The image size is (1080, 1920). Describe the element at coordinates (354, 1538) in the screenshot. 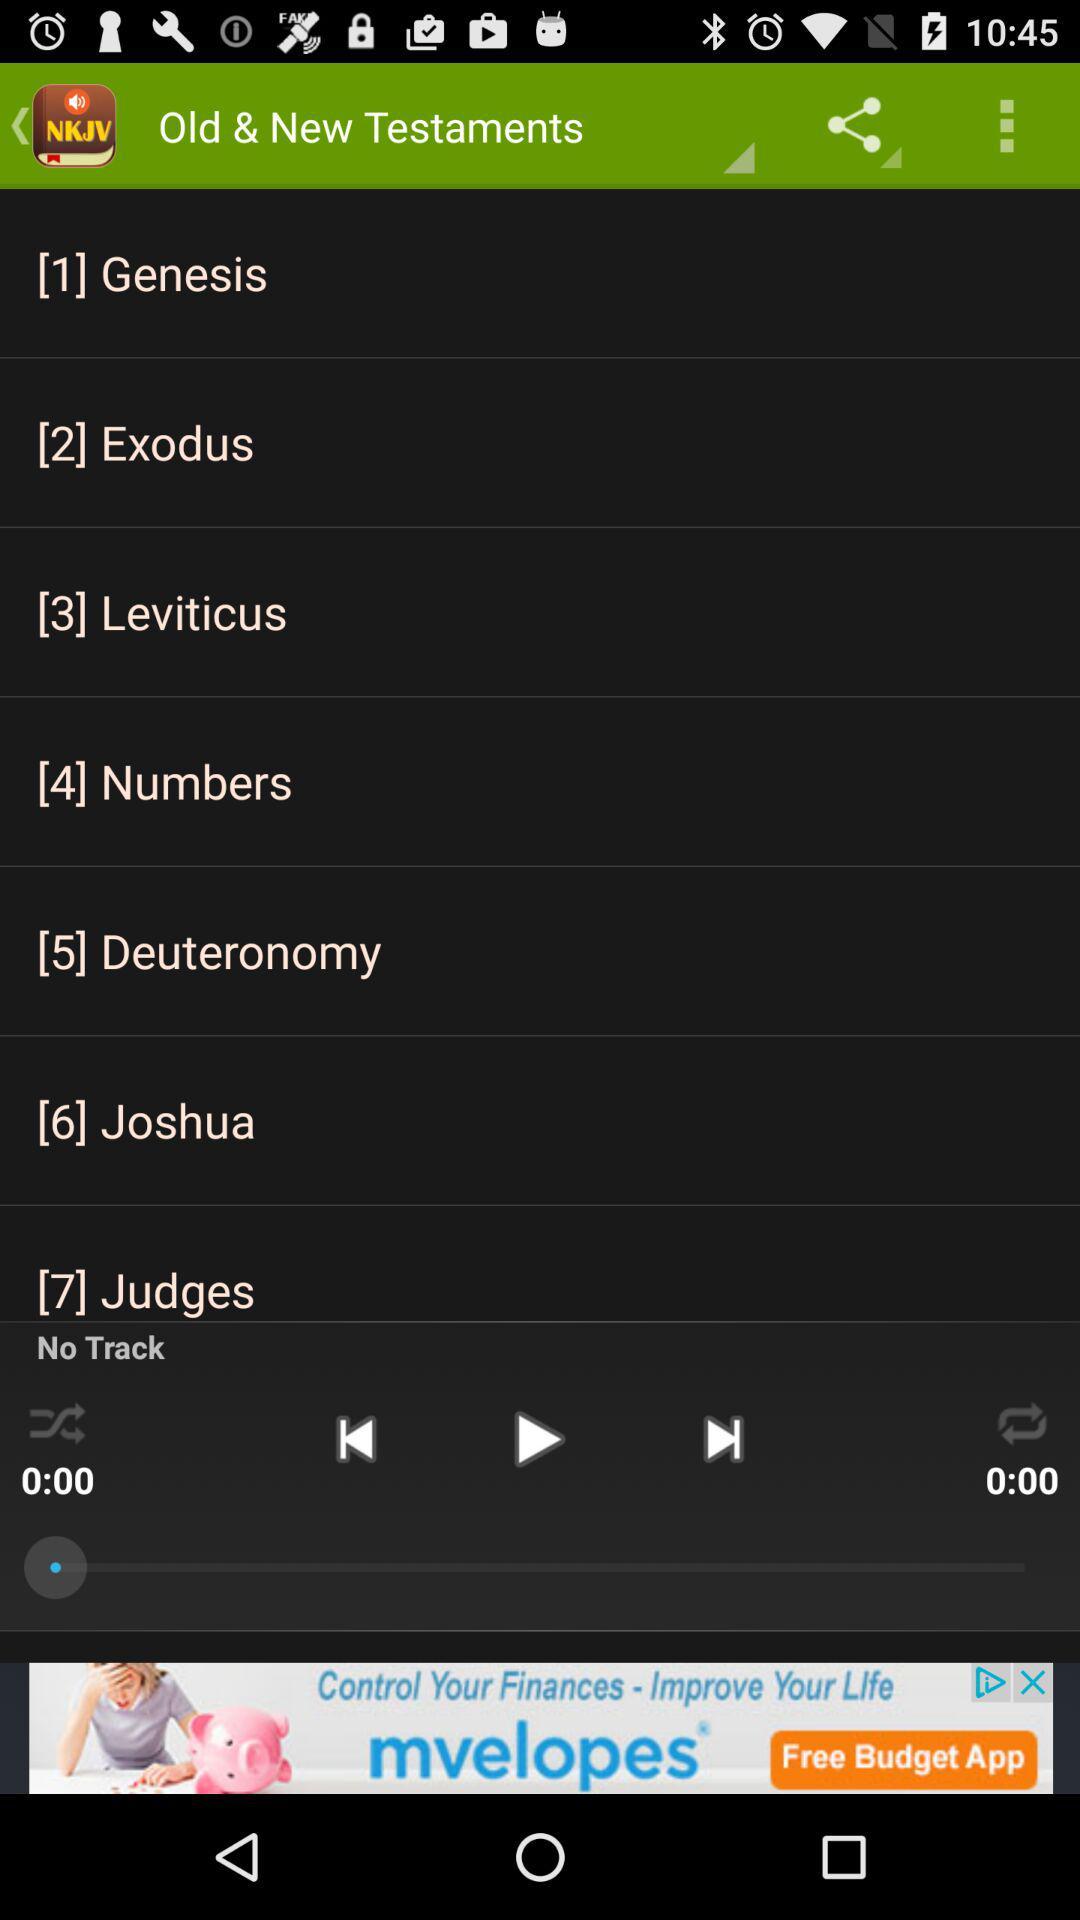

I see `the skip_previous icon` at that location.